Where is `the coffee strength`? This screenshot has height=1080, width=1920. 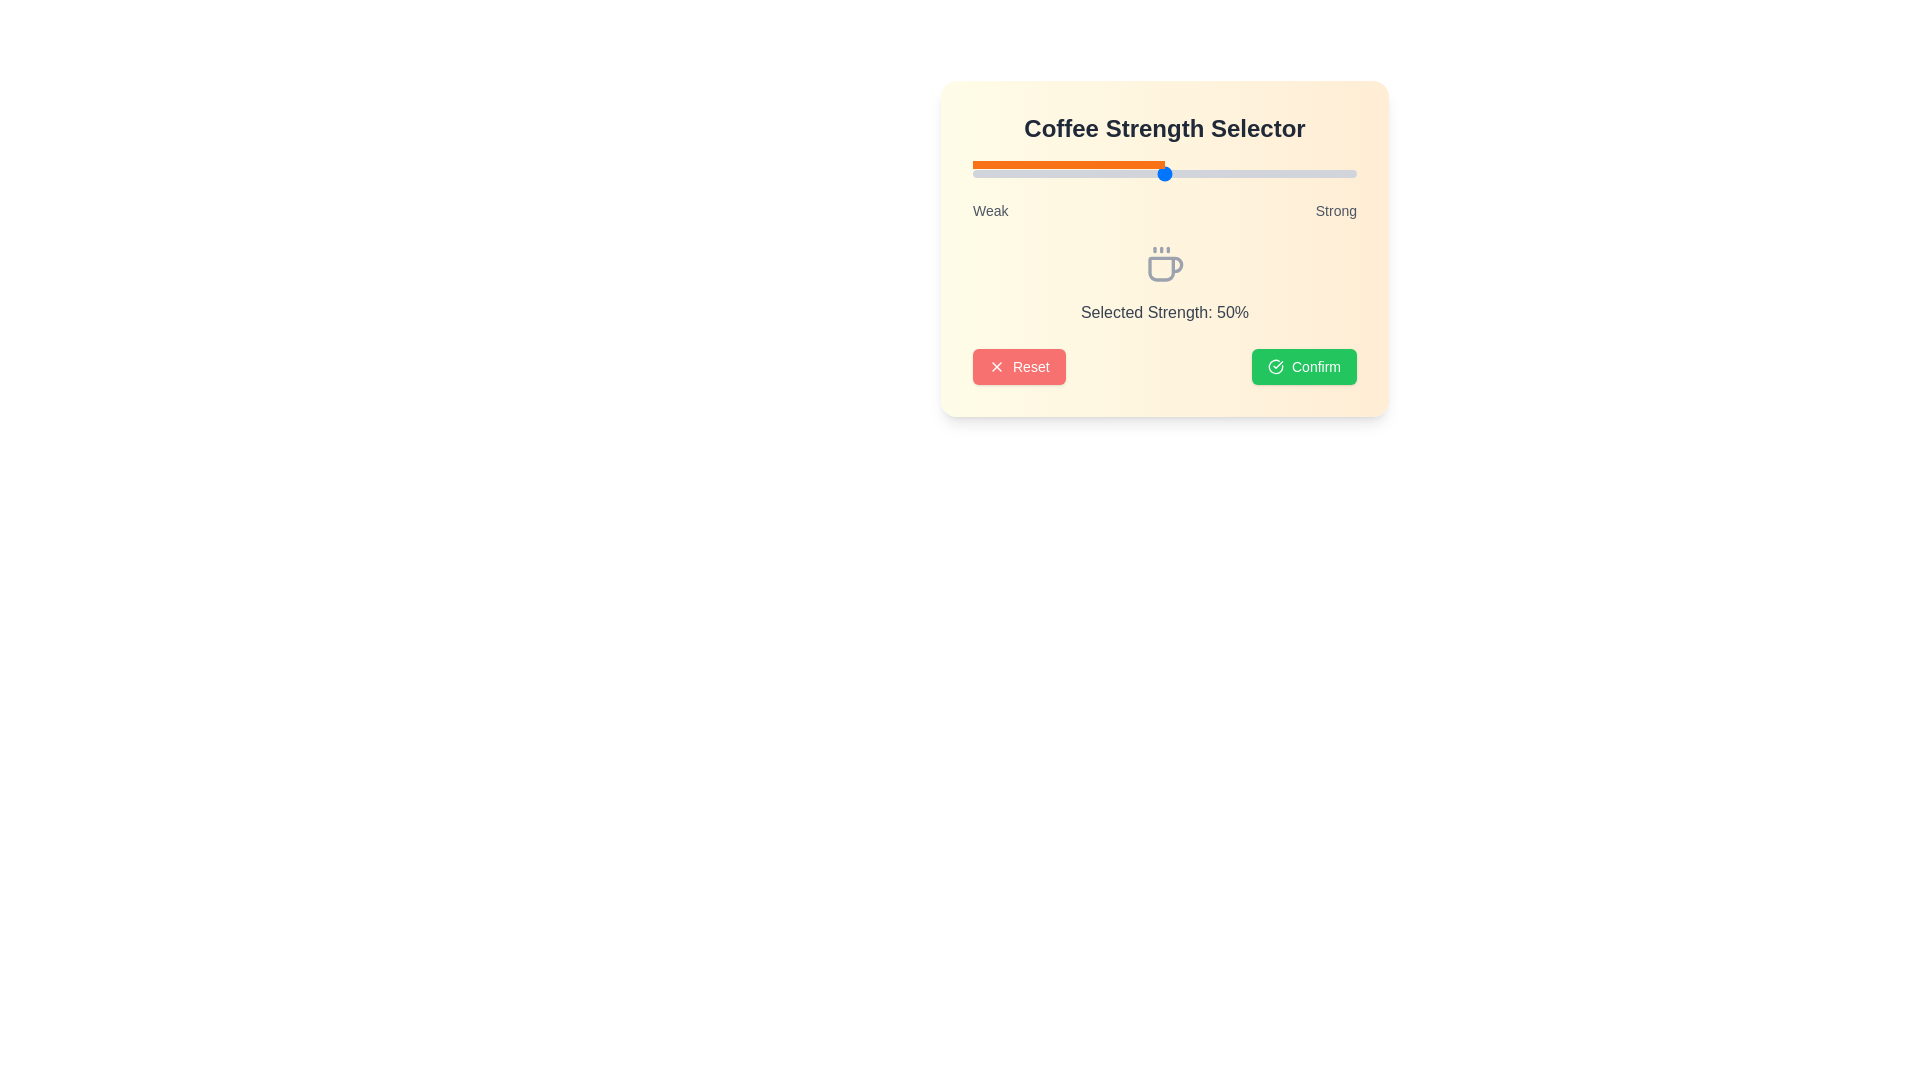
the coffee strength is located at coordinates (1221, 172).